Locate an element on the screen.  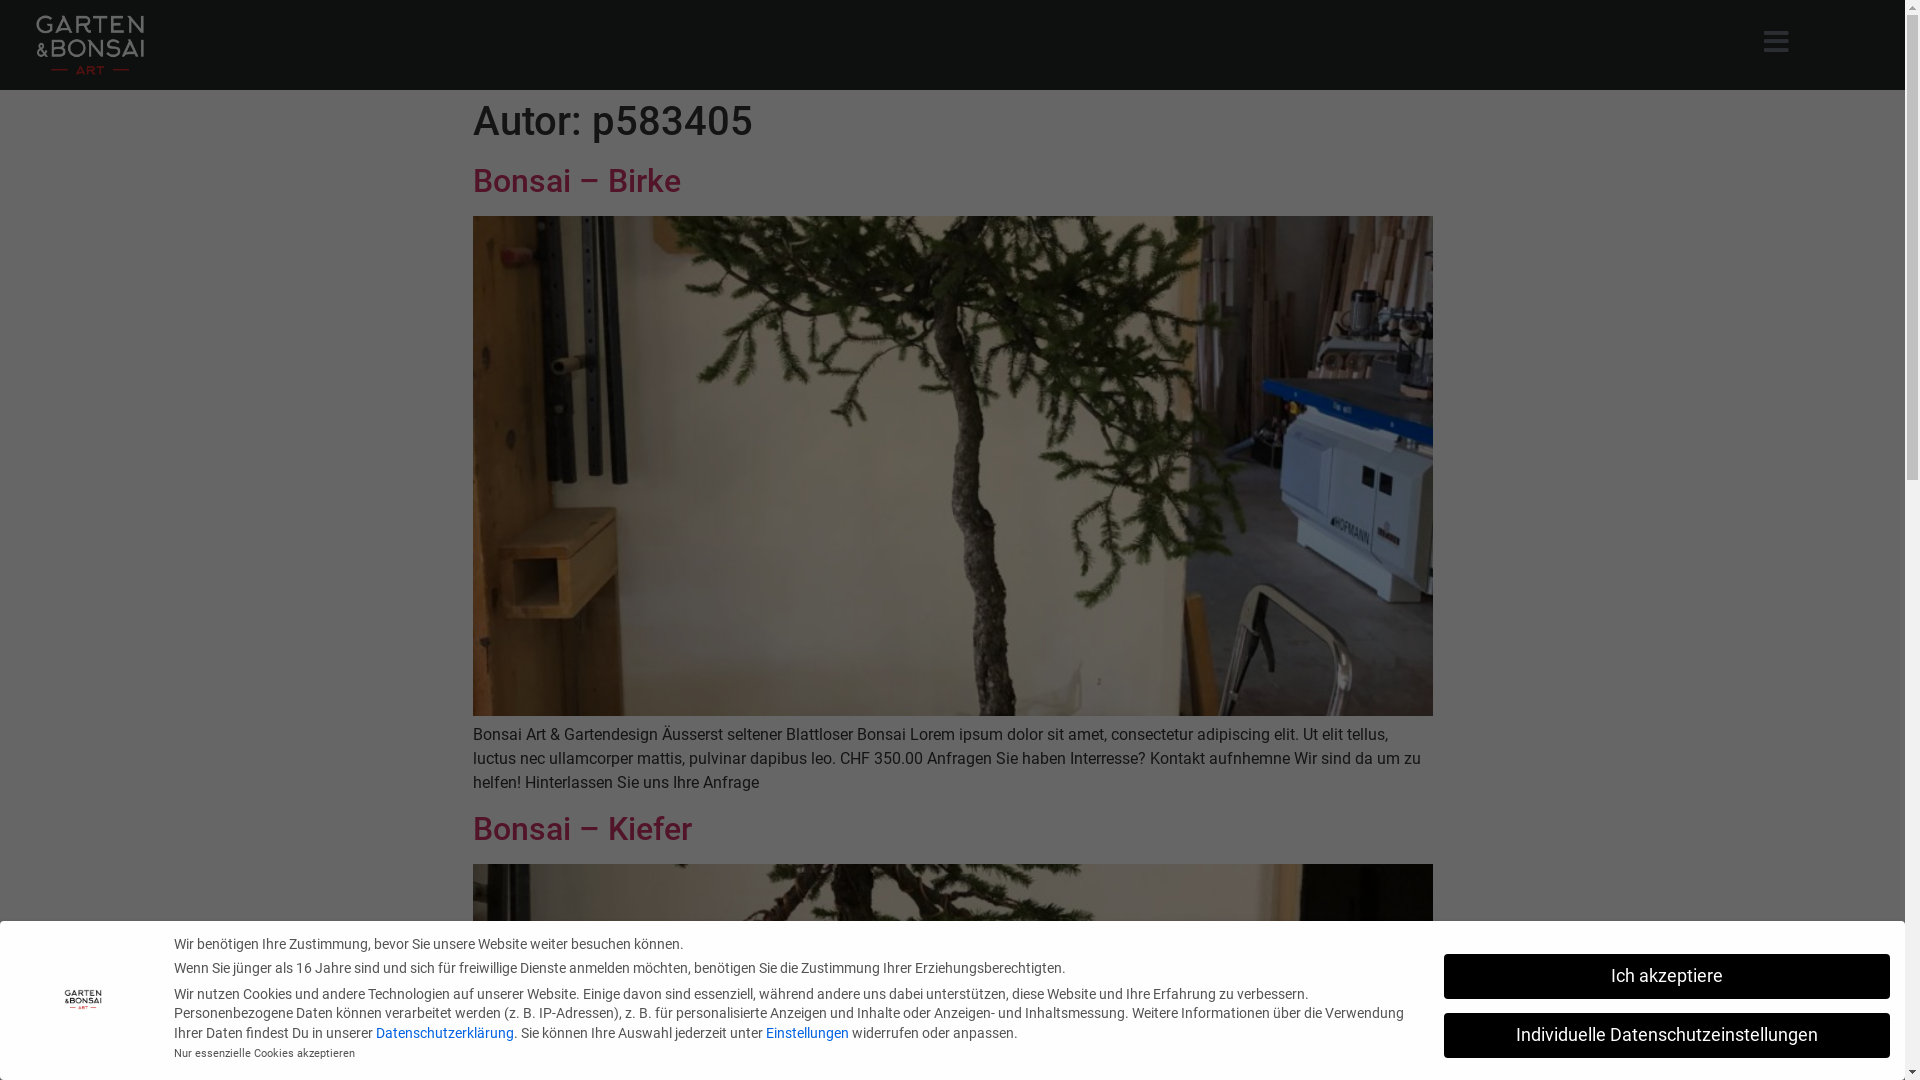
'Einstellungen' is located at coordinates (807, 1033).